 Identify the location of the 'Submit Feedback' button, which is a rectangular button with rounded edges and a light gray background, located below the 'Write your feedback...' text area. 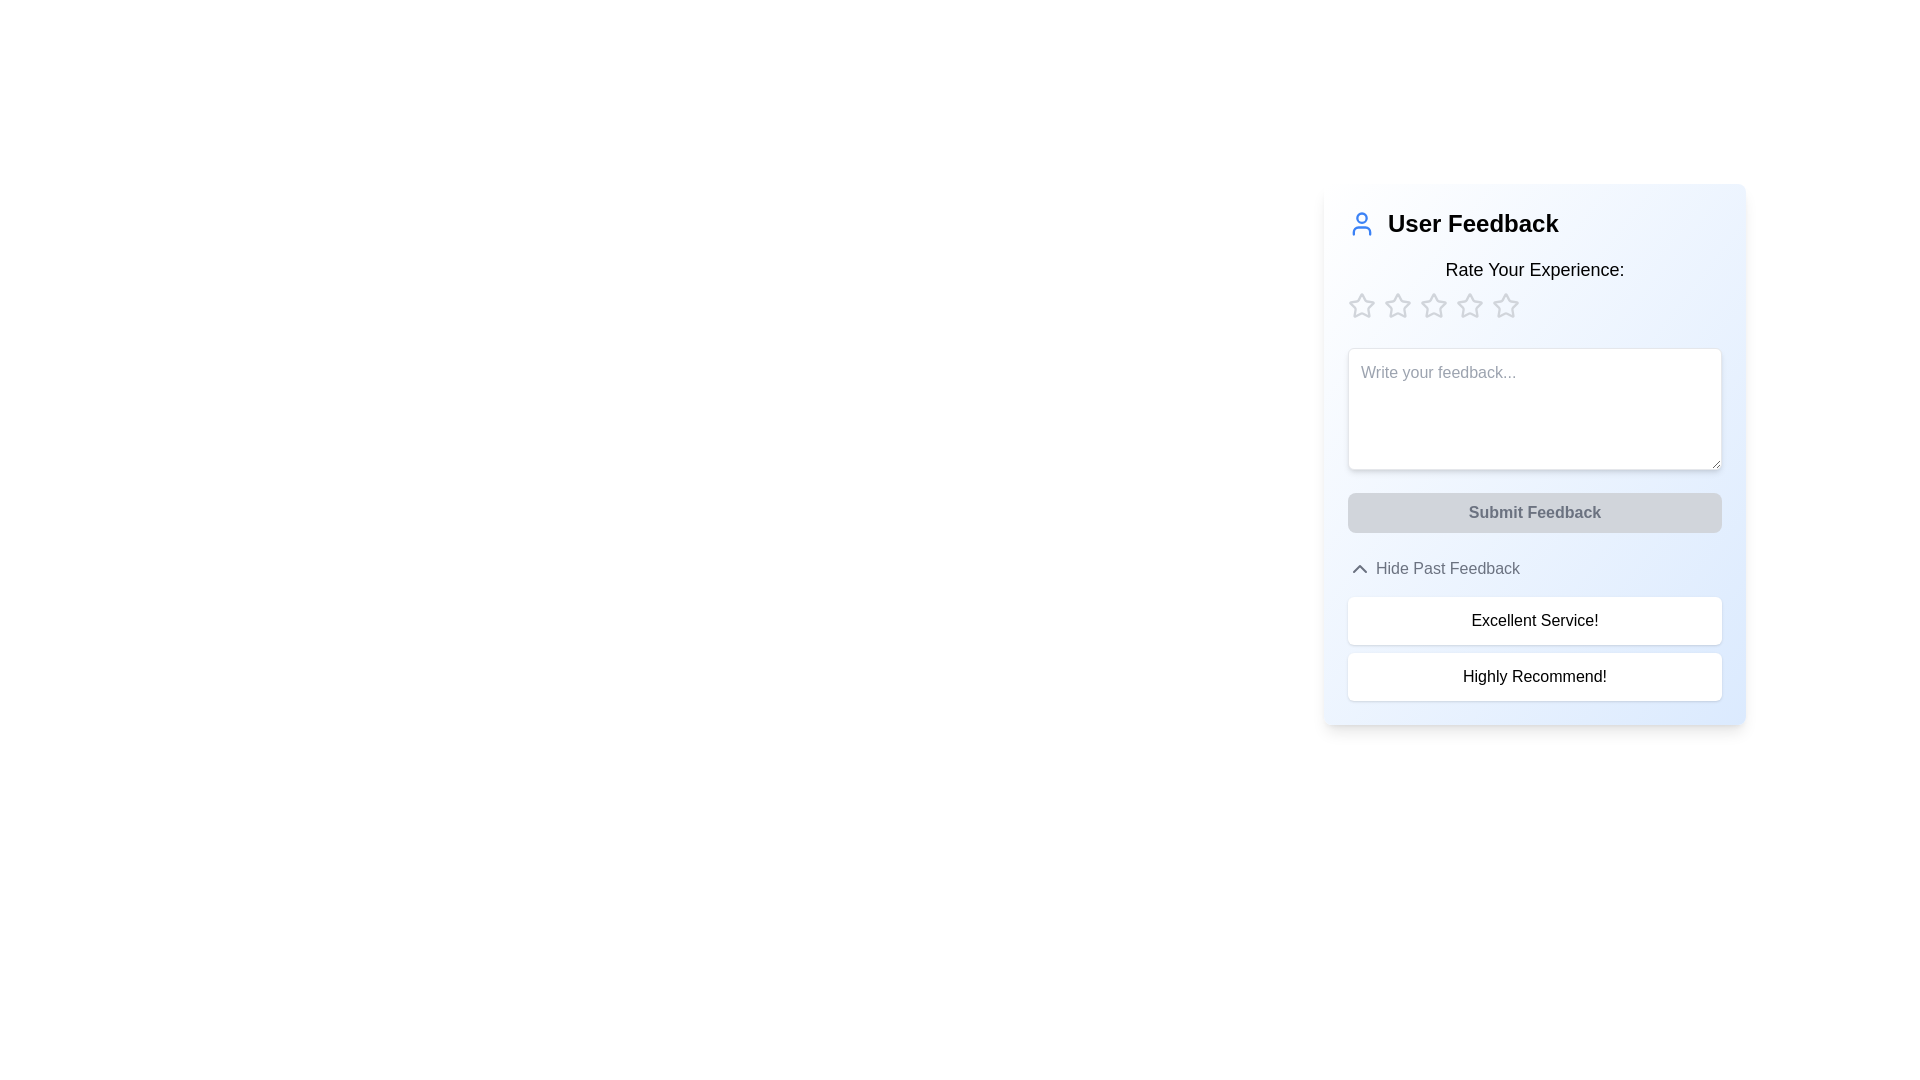
(1534, 512).